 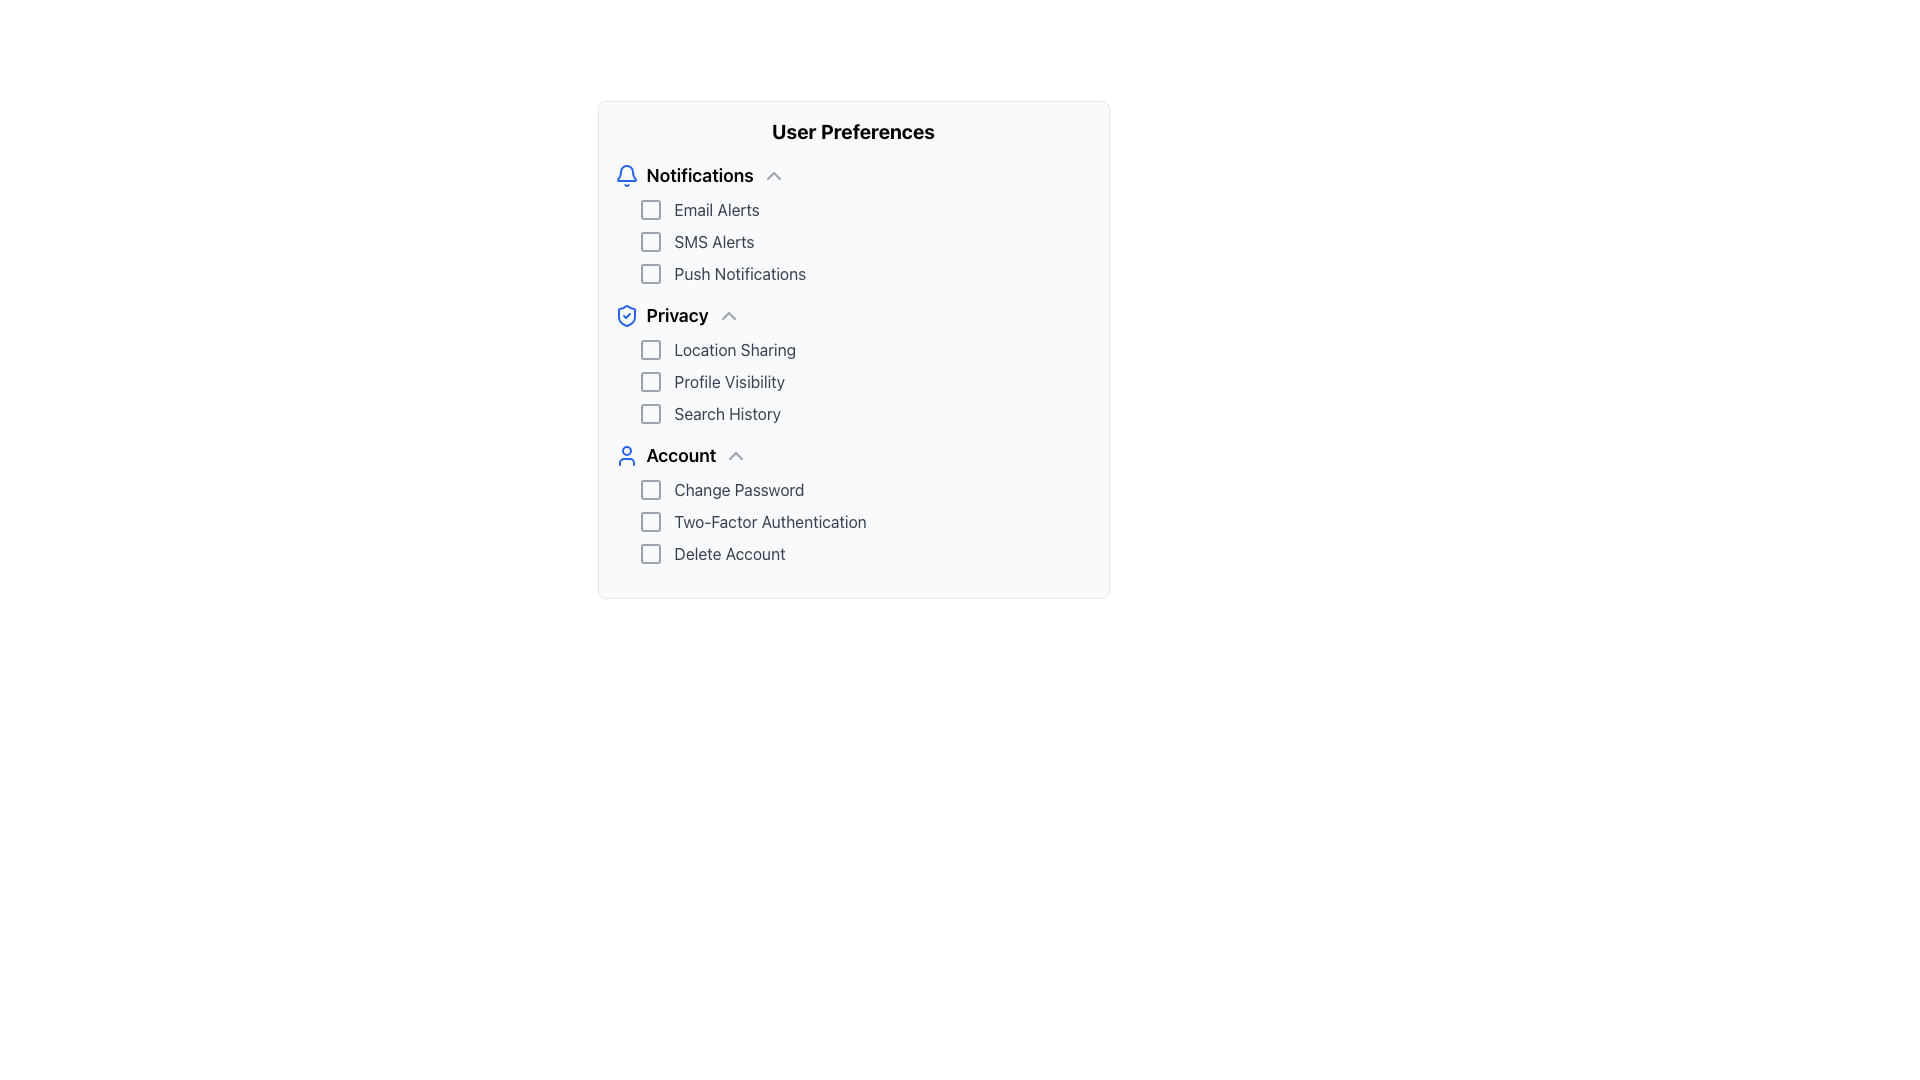 I want to click on the checkbox within the User Preferences panel to check or uncheck the corresponding option under Notifications, Privacy, or Account categories, so click(x=853, y=349).